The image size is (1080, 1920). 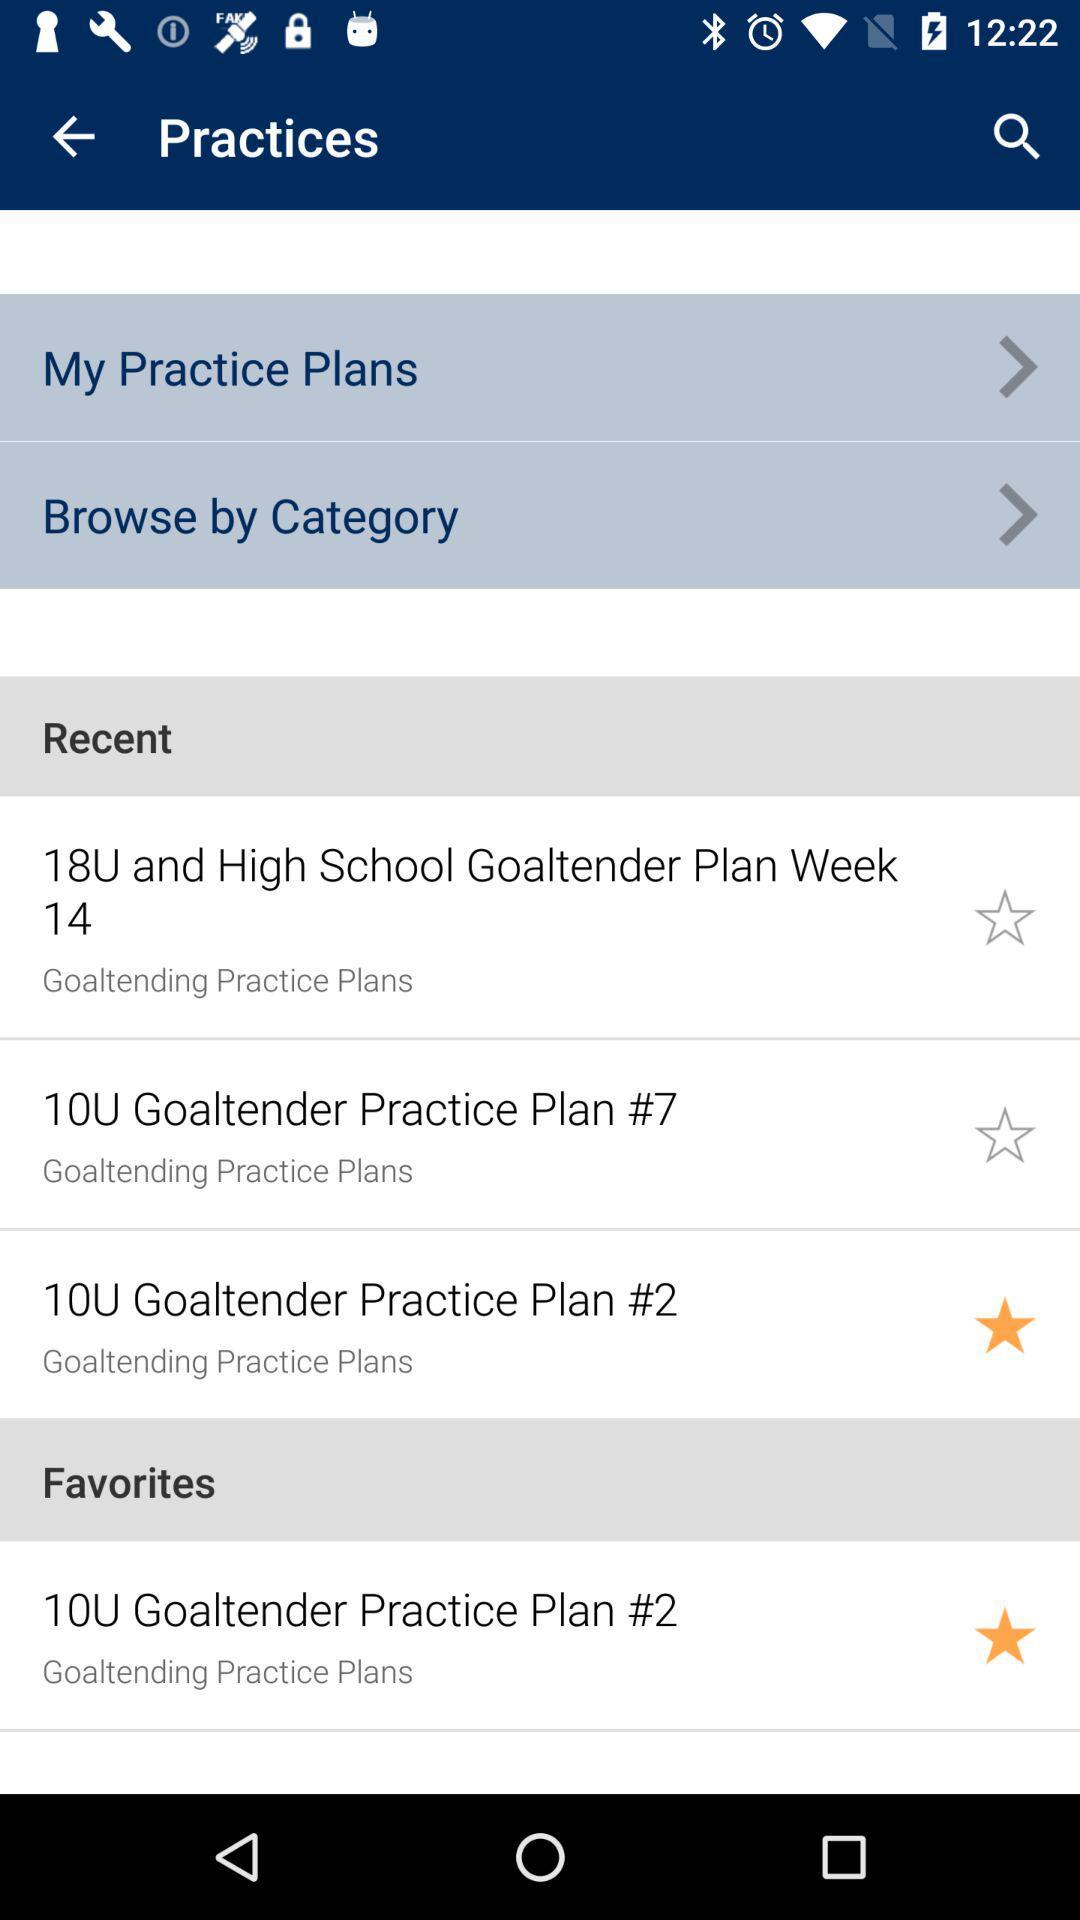 I want to click on the recent, so click(x=540, y=735).